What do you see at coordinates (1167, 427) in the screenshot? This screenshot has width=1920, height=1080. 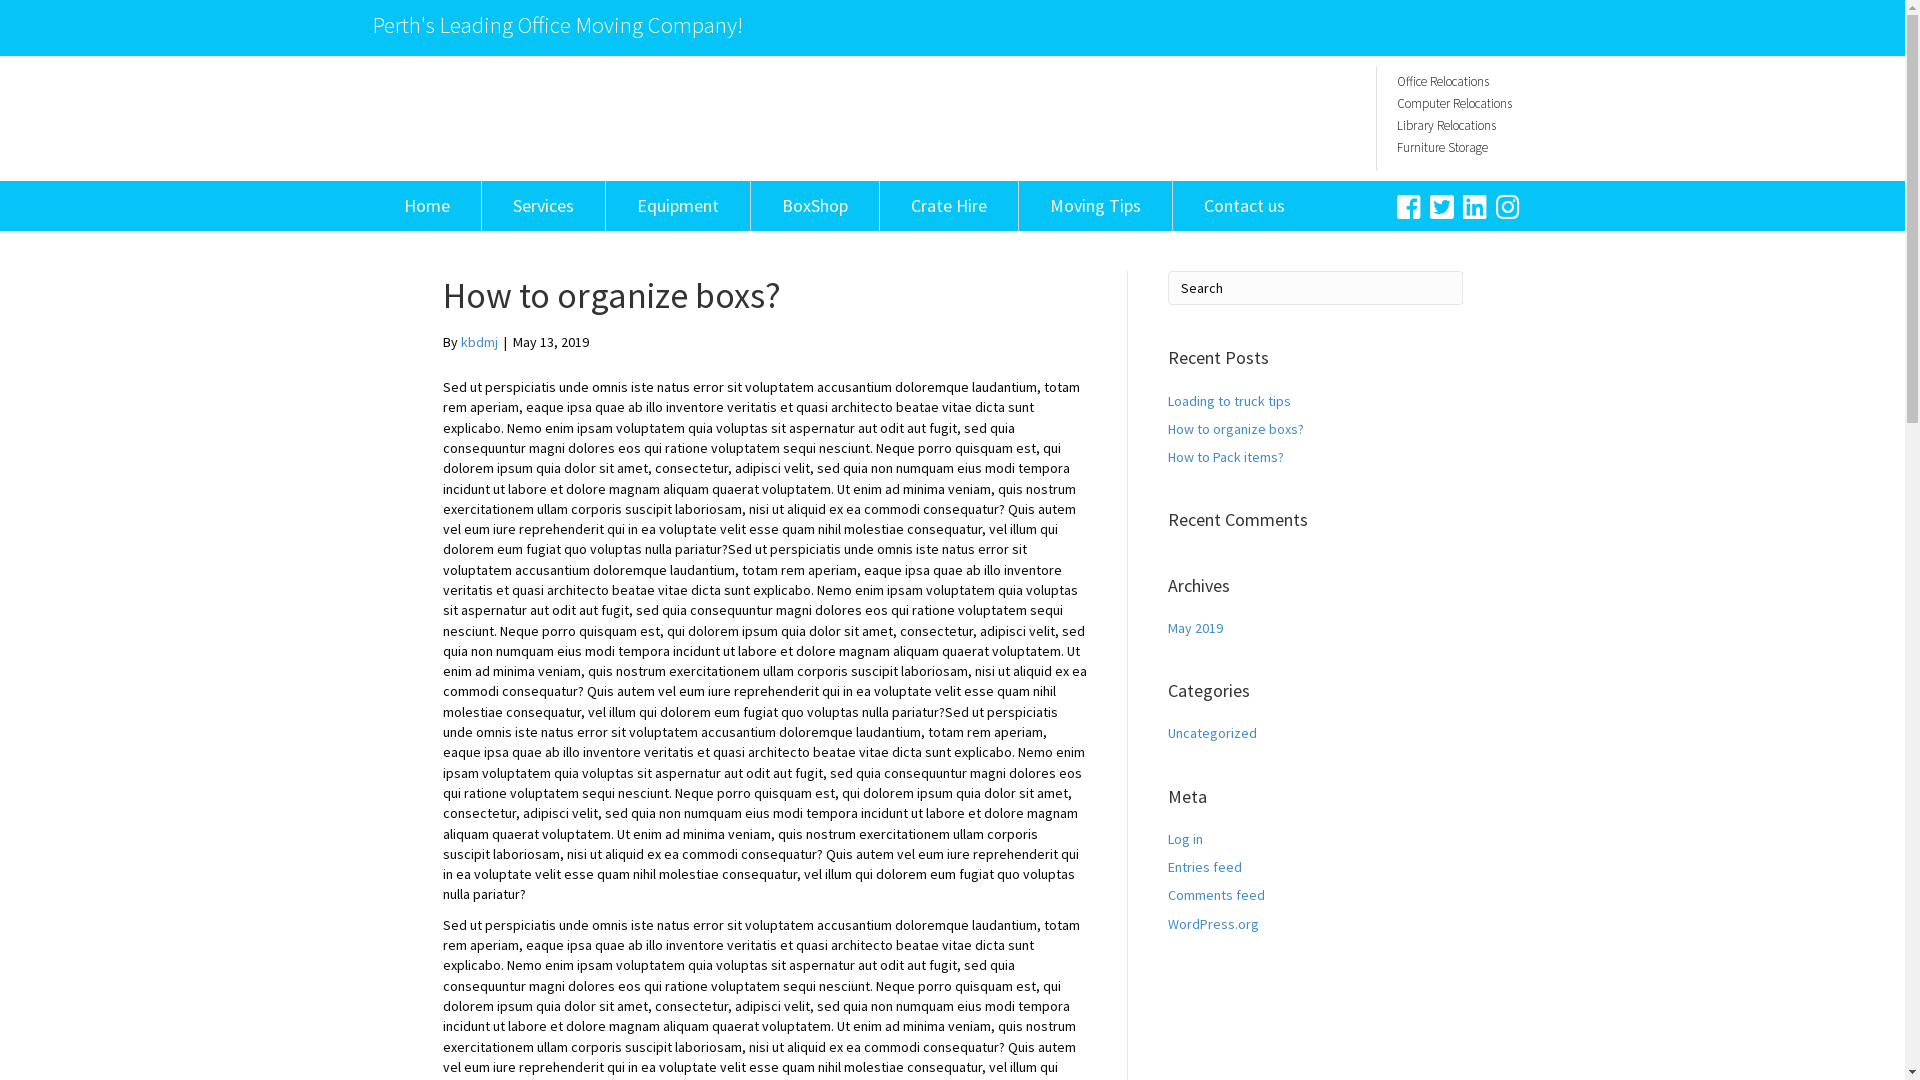 I see `'How to organize boxs?'` at bounding box center [1167, 427].